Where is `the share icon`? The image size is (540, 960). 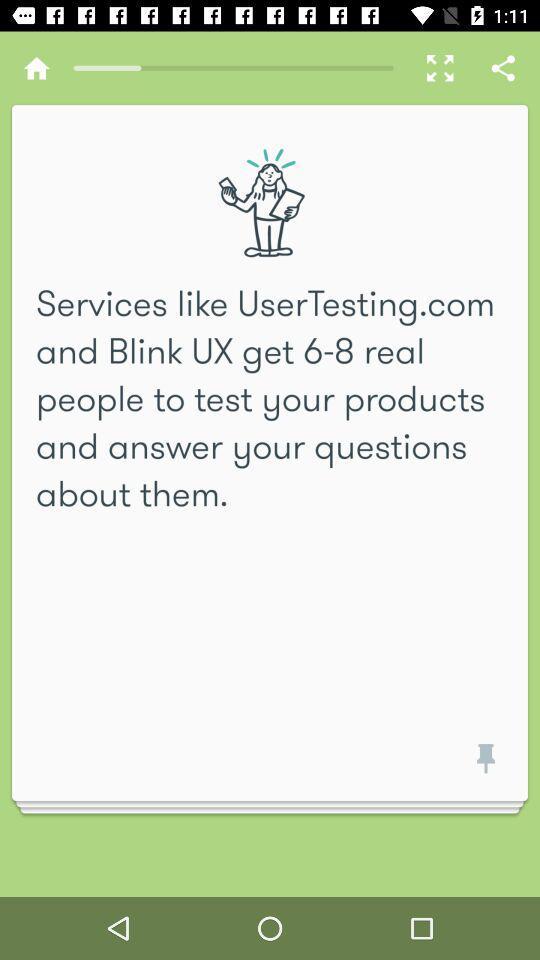 the share icon is located at coordinates (502, 68).